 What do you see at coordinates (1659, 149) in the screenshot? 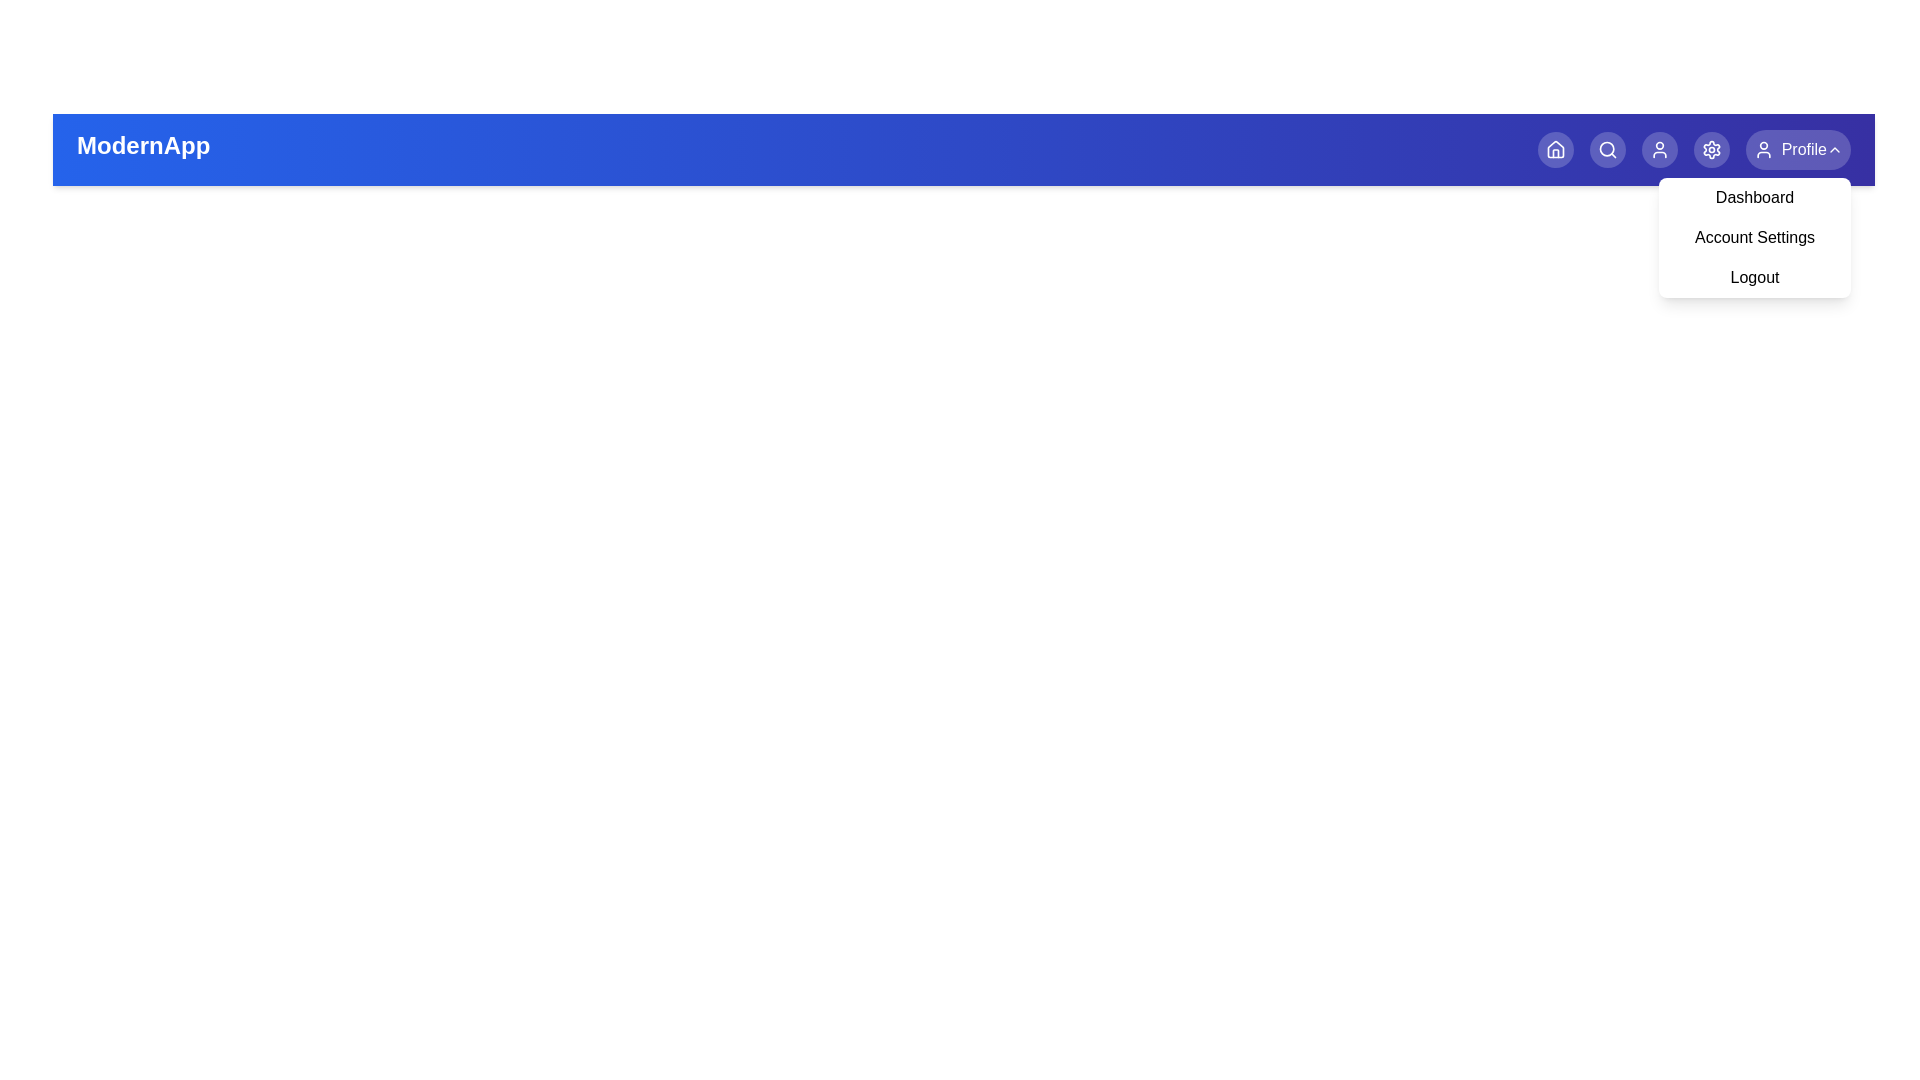
I see `the icon button corresponding to User` at bounding box center [1659, 149].